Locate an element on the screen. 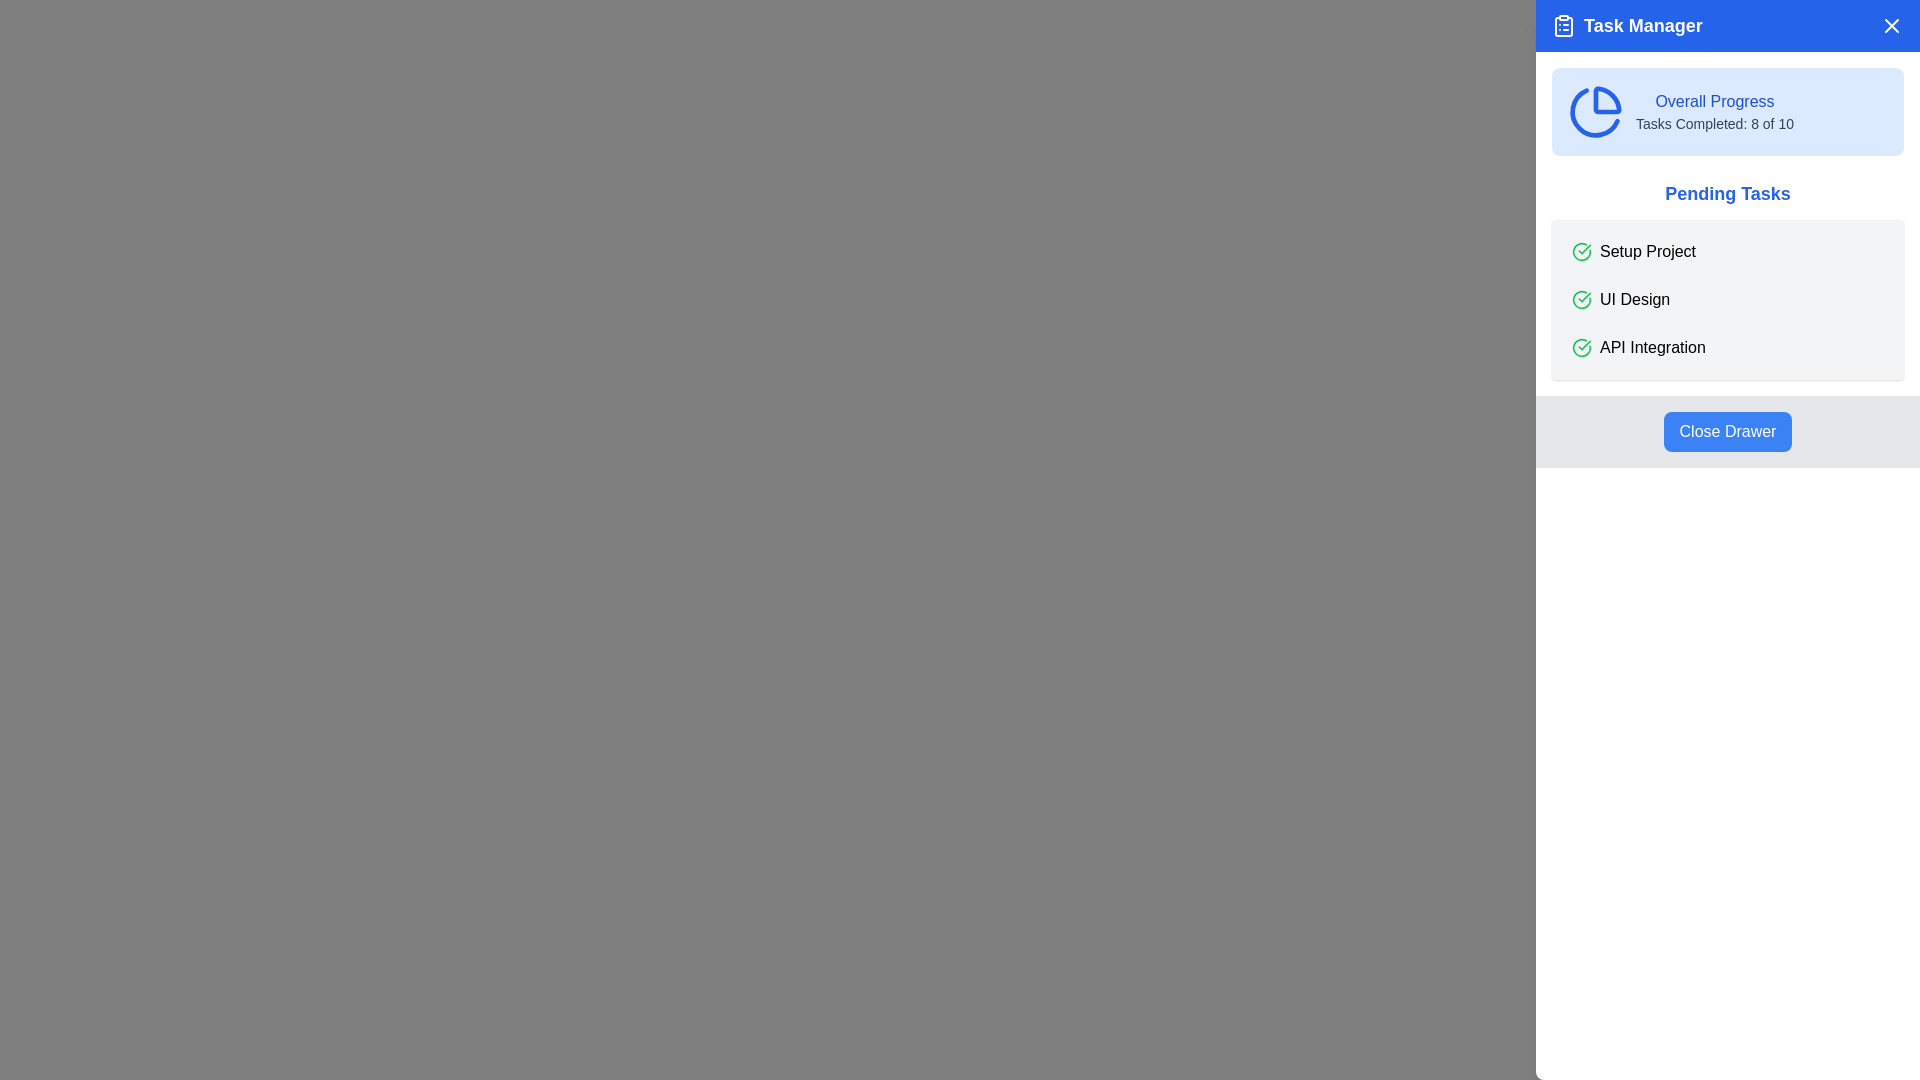 Image resolution: width=1920 pixels, height=1080 pixels. the 'Pending Tasks' header text, which is styled with a bold font, larger text size, and blue color, located in the 'Task Manager' section above the list of tasks is located at coordinates (1727, 193).